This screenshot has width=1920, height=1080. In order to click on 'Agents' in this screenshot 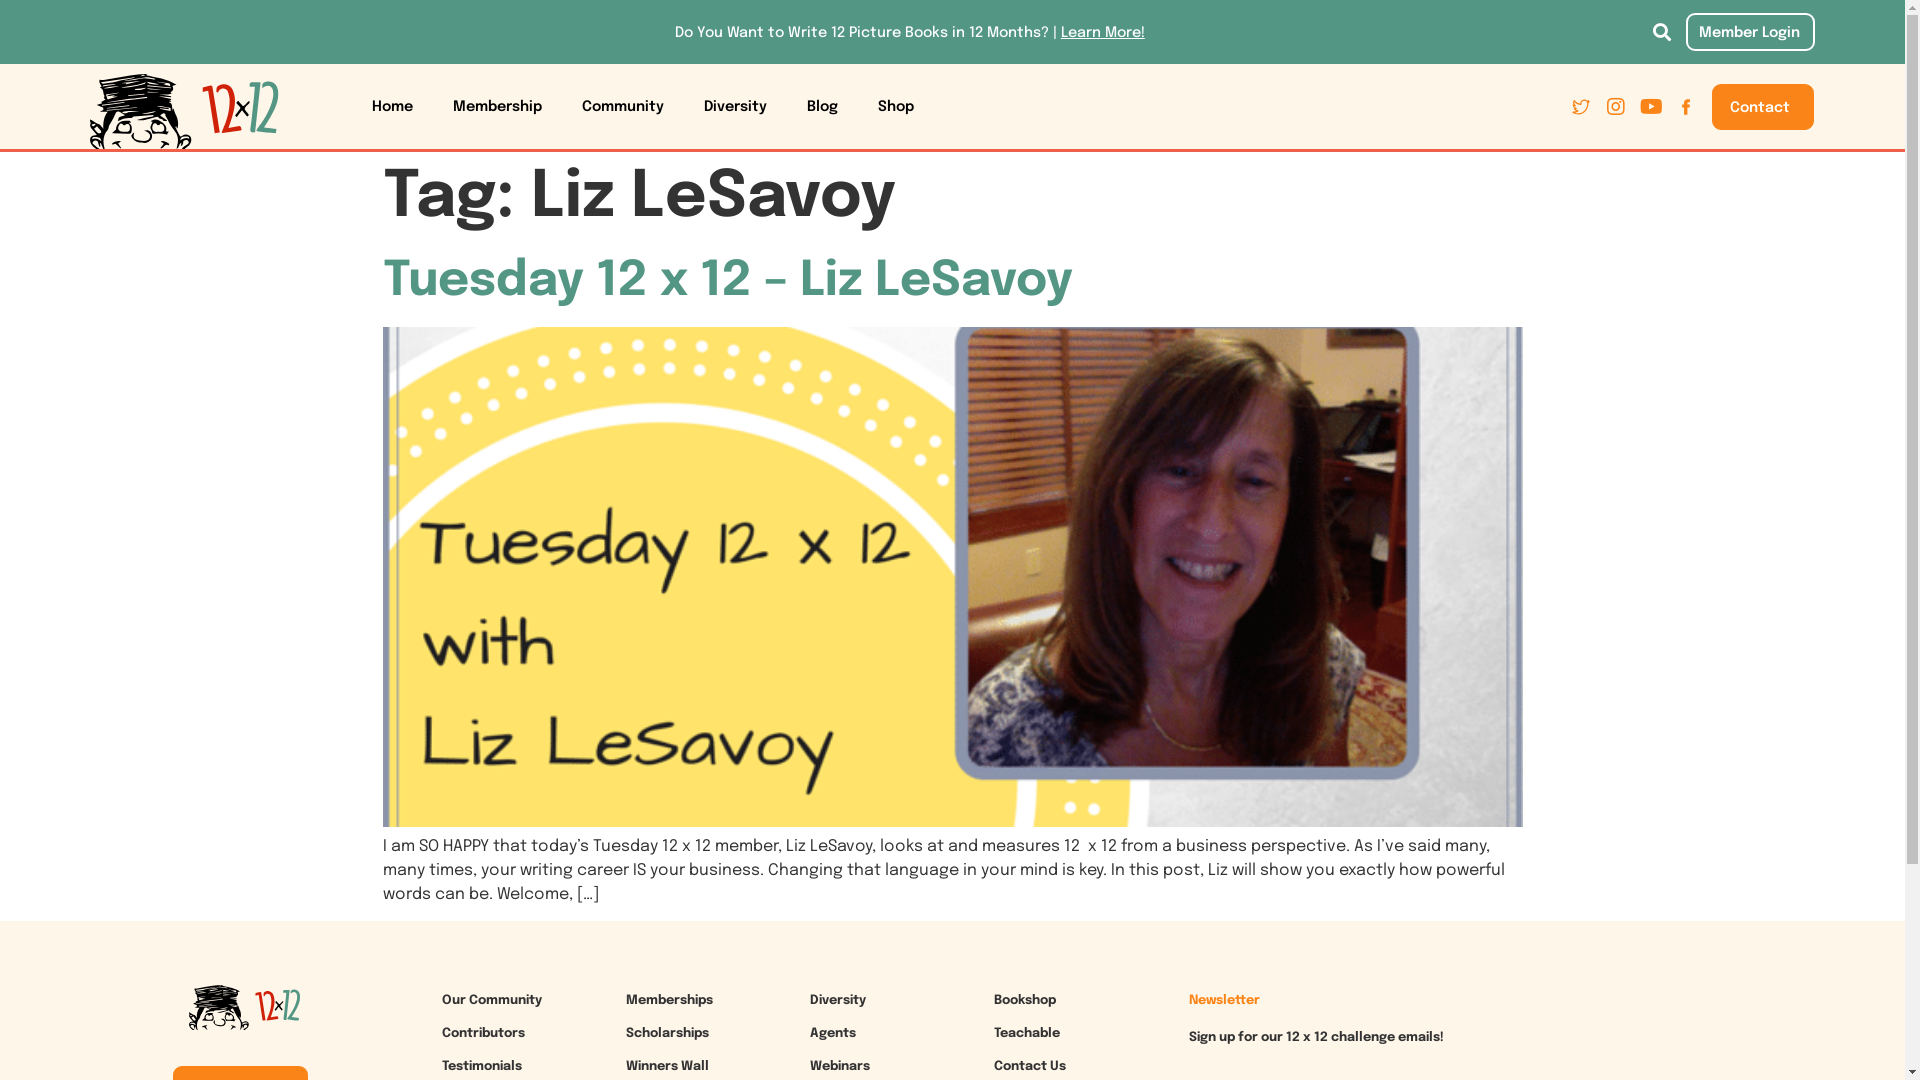, I will do `click(810, 1033)`.